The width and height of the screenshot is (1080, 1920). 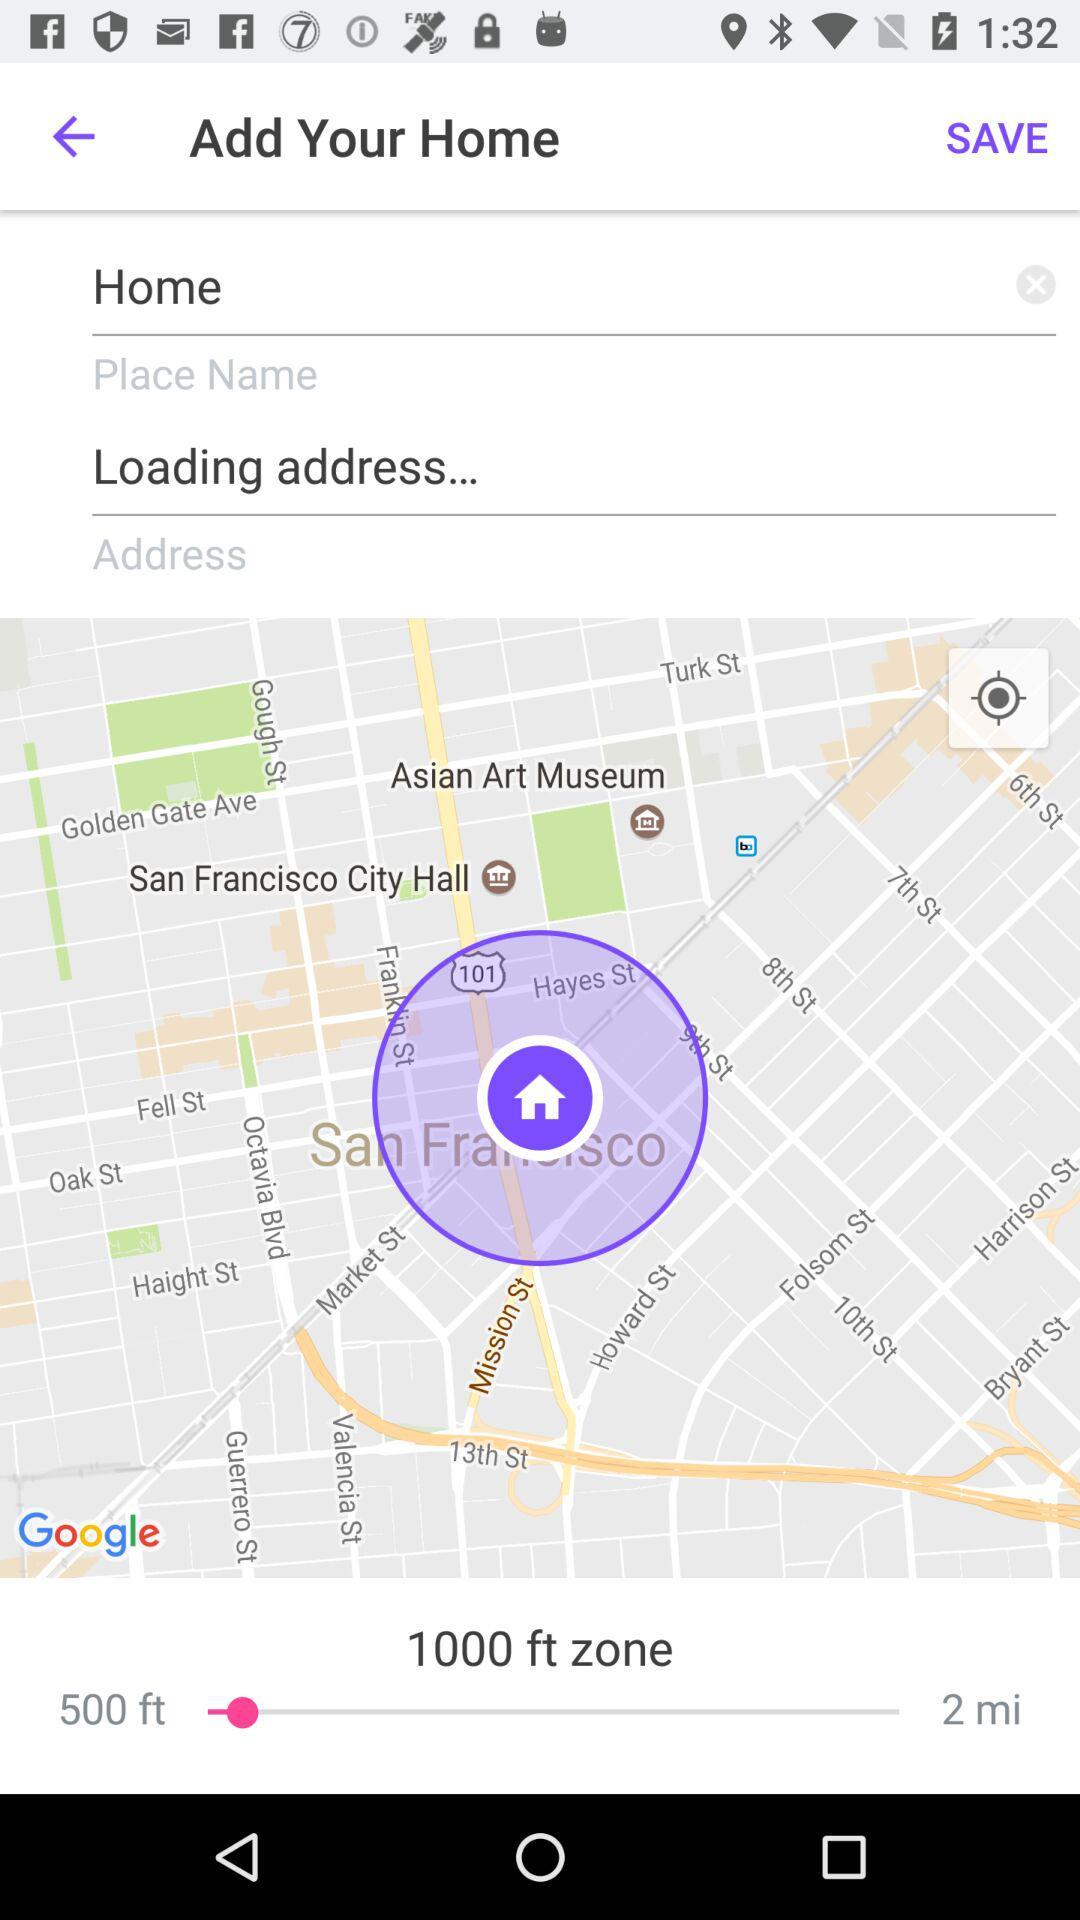 What do you see at coordinates (72, 135) in the screenshot?
I see `icon above home icon` at bounding box center [72, 135].